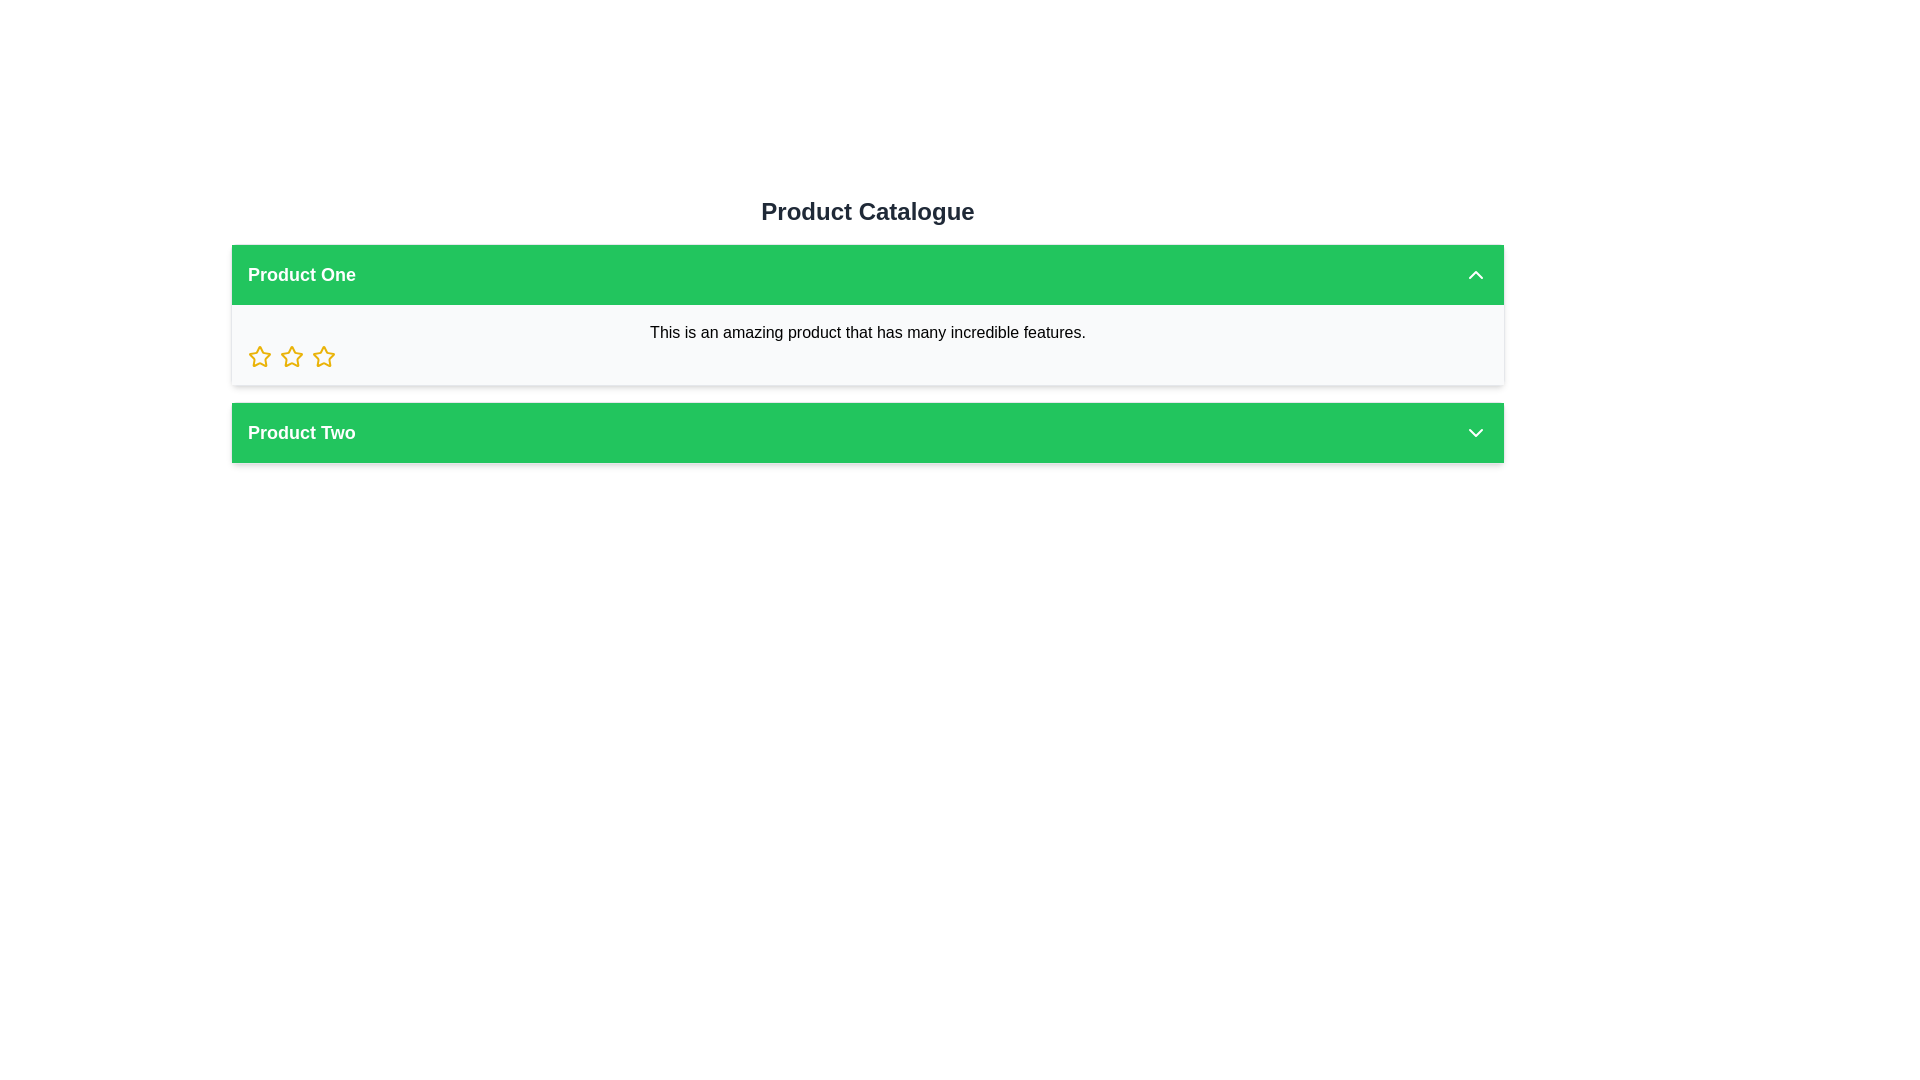 The image size is (1920, 1080). Describe the element at coordinates (291, 355) in the screenshot. I see `the second star icon` at that location.